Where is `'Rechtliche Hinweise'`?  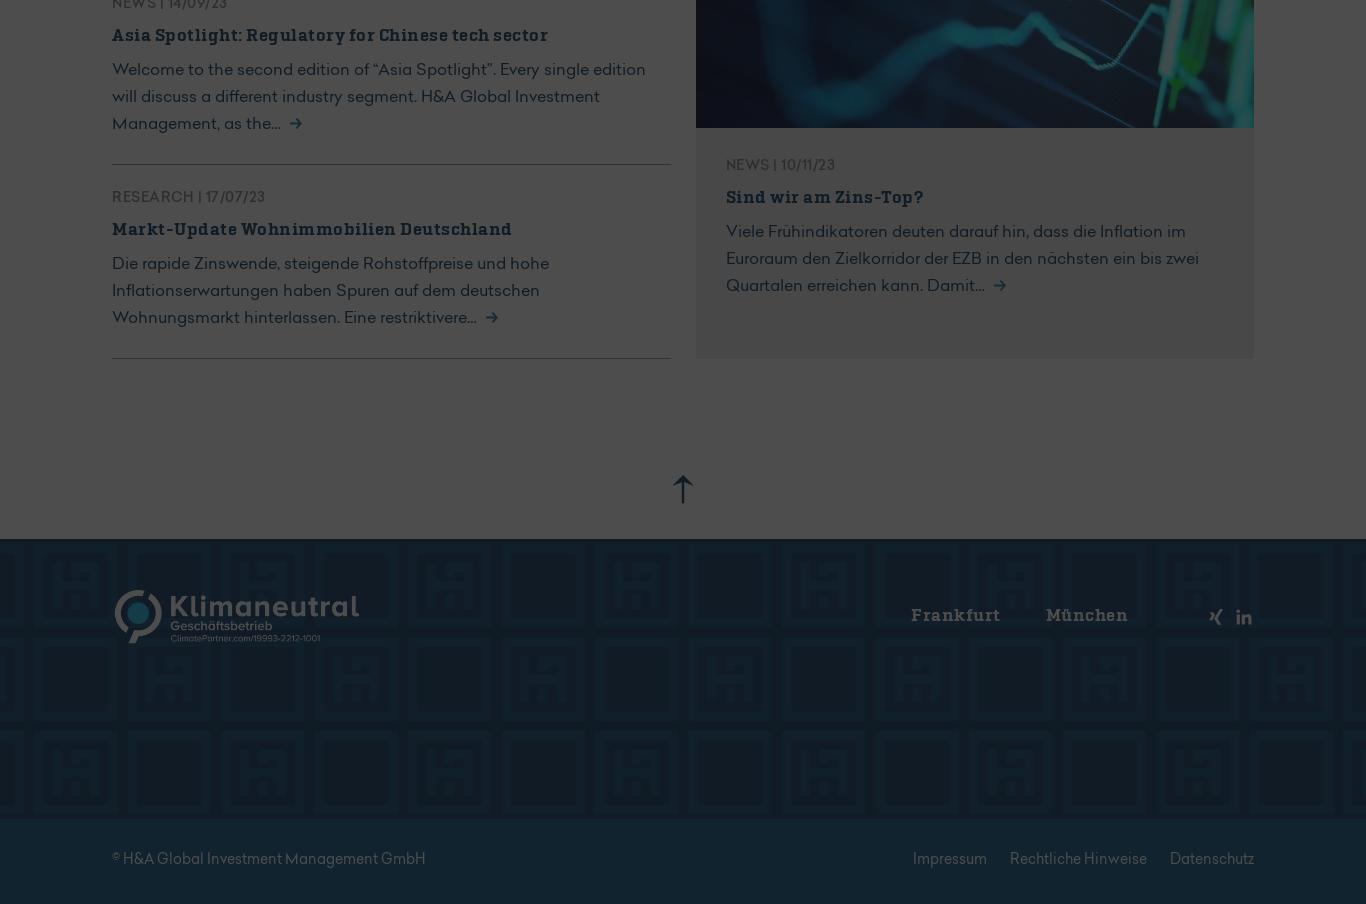 'Rechtliche Hinweise' is located at coordinates (1077, 860).